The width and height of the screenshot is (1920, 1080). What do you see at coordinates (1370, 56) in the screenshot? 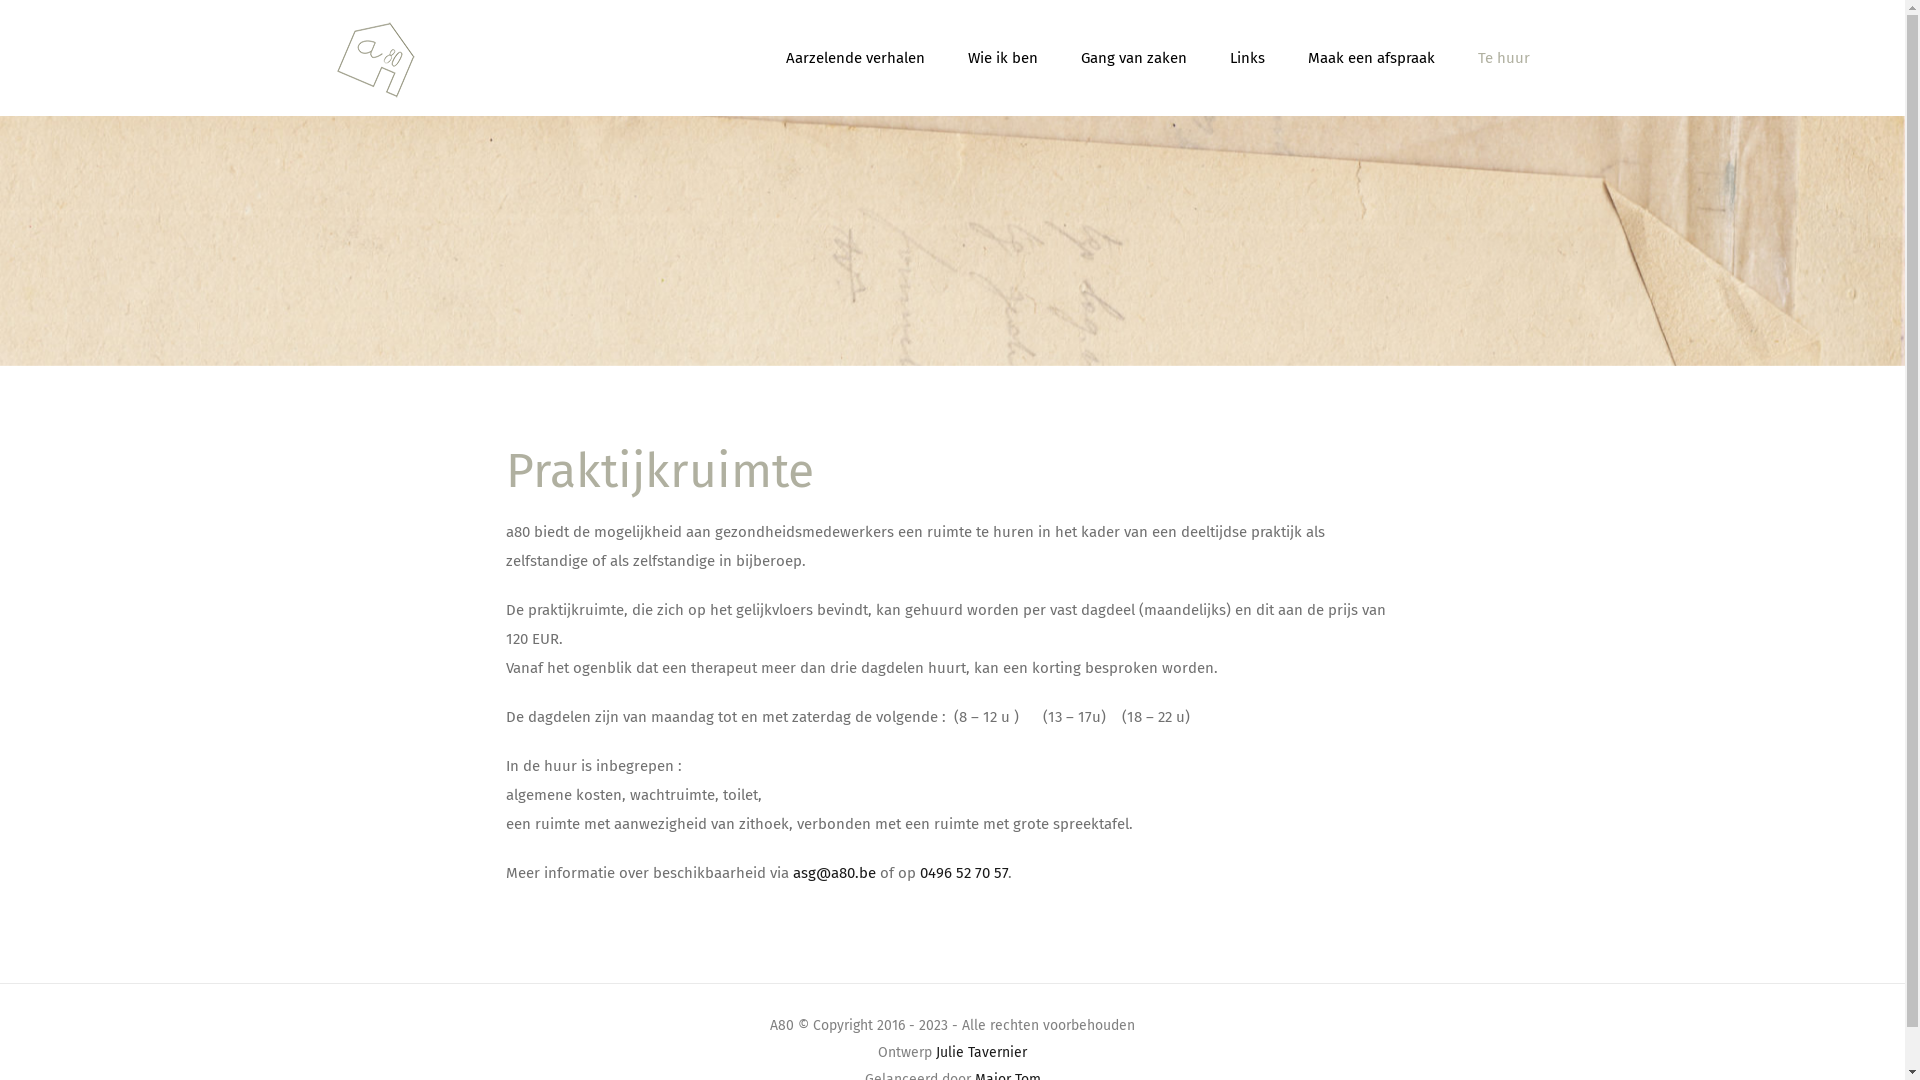
I see `'Maak een afspraak'` at bounding box center [1370, 56].